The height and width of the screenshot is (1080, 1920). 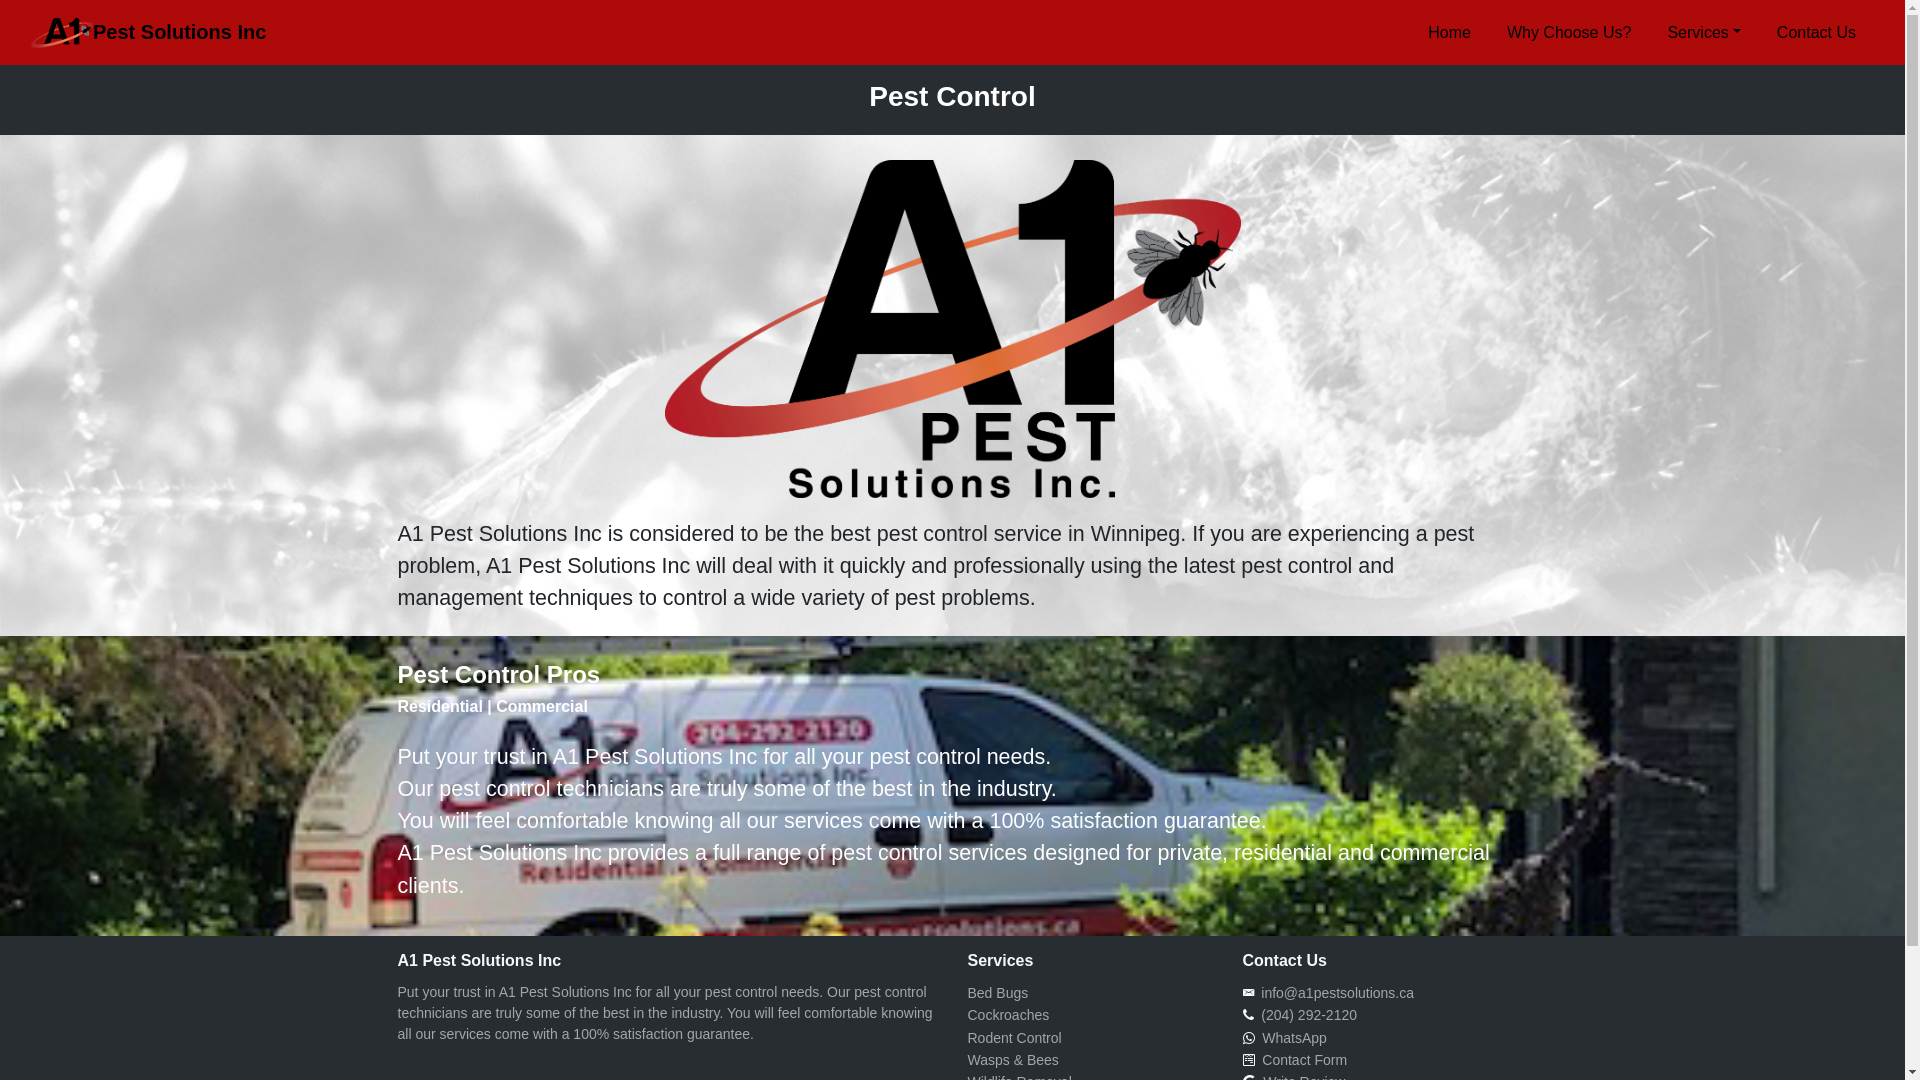 What do you see at coordinates (1568, 31) in the screenshot?
I see `'Why Choose Us?'` at bounding box center [1568, 31].